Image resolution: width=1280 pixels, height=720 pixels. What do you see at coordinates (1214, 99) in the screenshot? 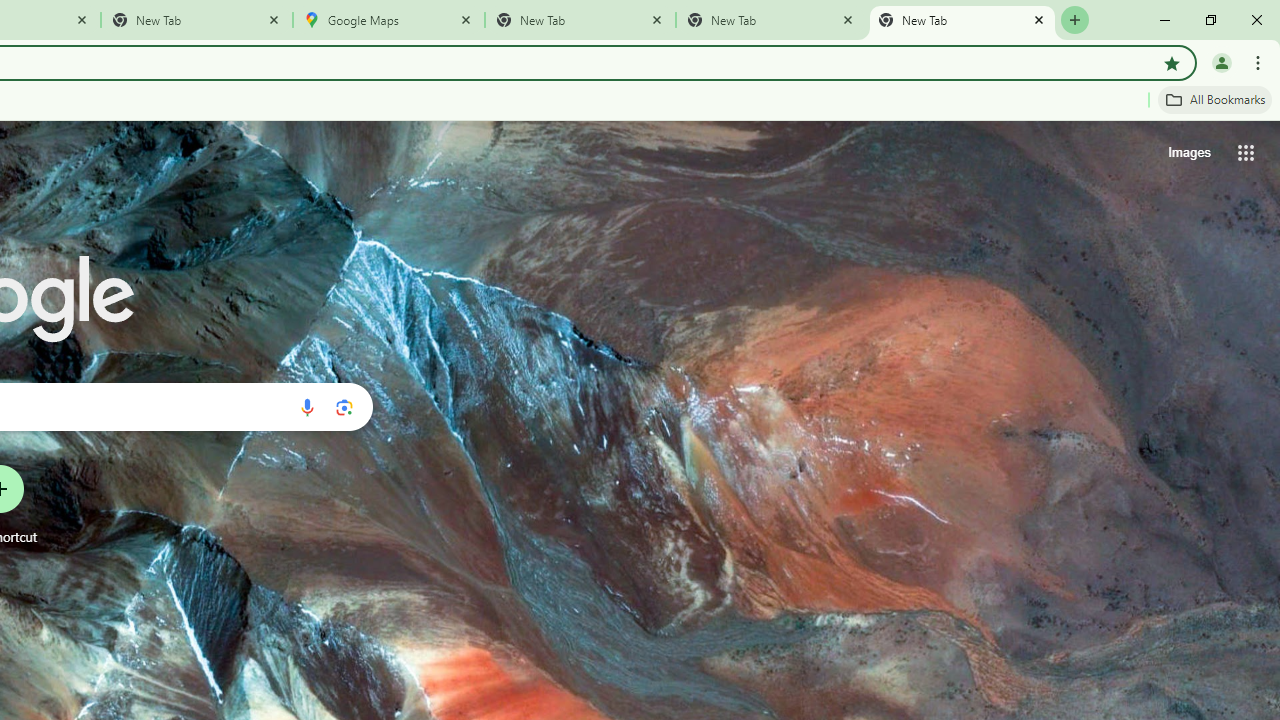
I see `'All Bookmarks'` at bounding box center [1214, 99].